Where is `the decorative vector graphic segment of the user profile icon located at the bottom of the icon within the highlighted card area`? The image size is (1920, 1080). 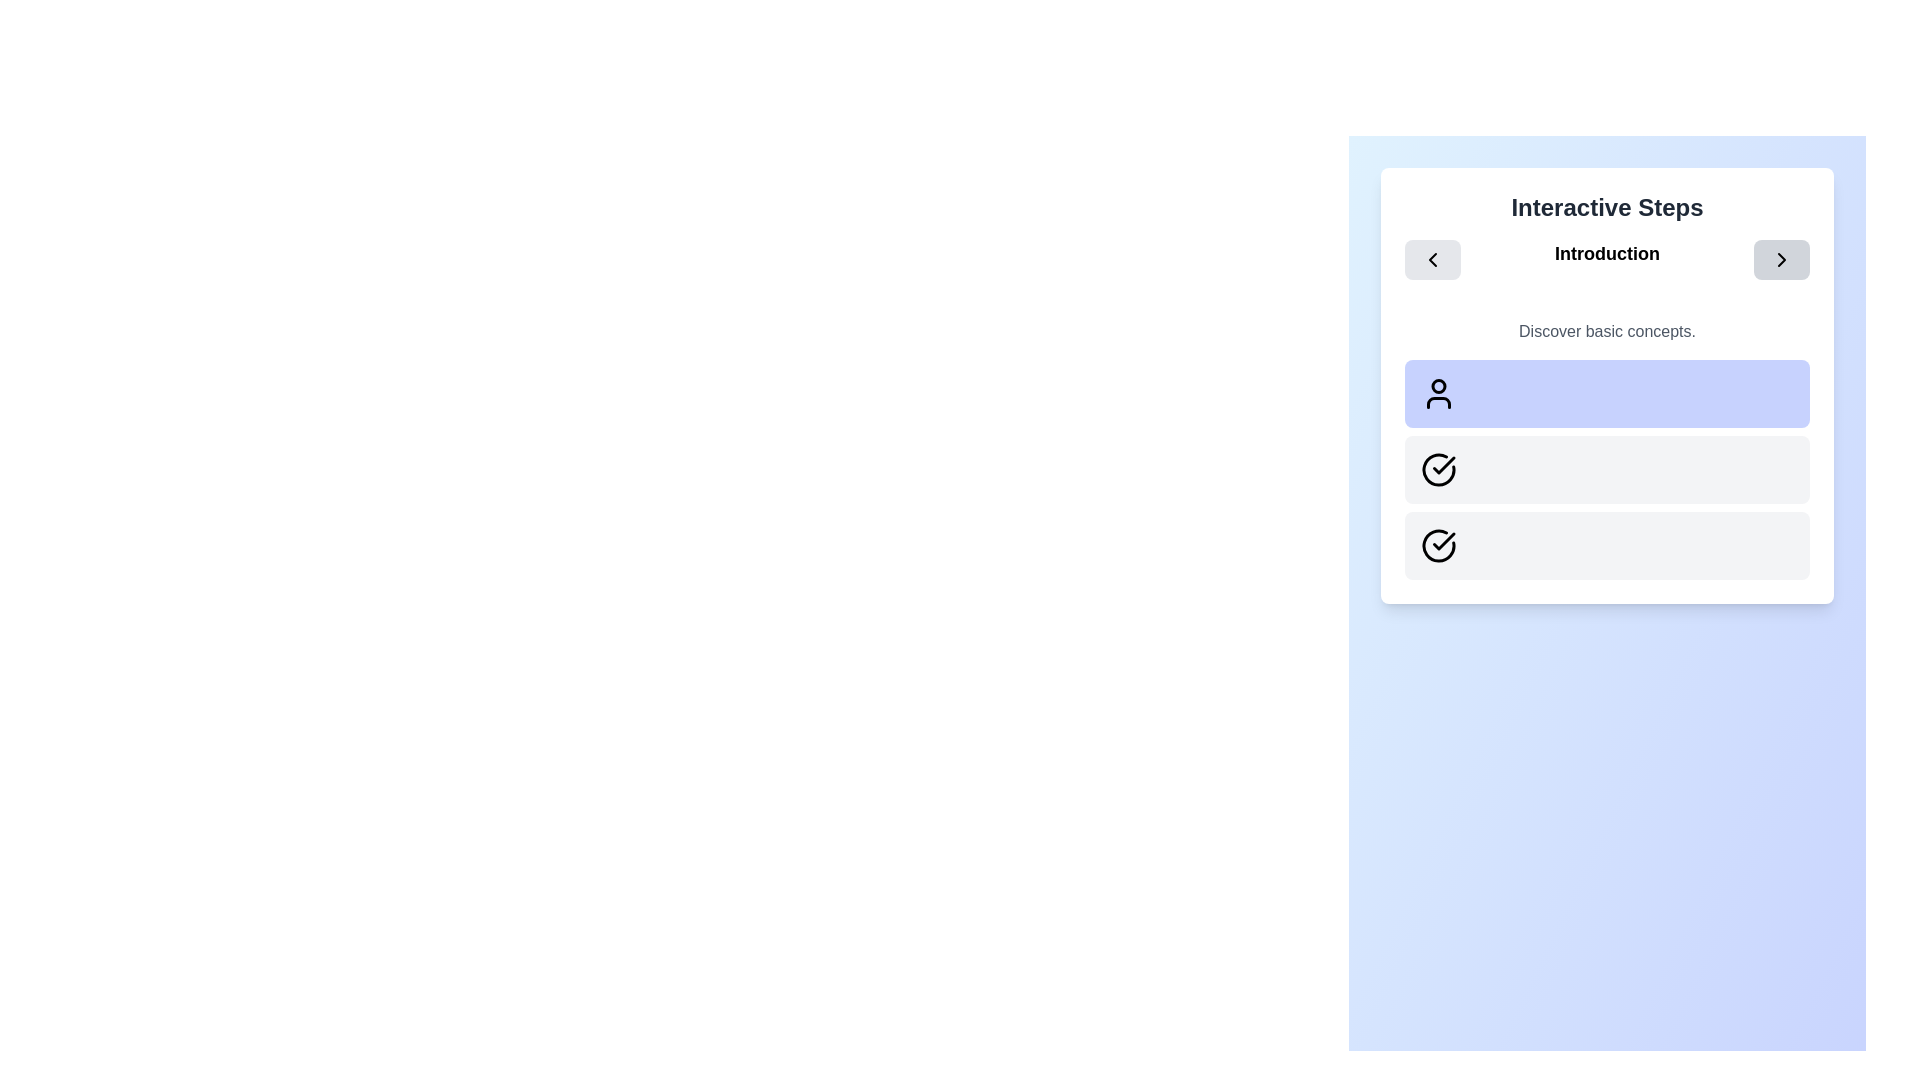 the decorative vector graphic segment of the user profile icon located at the bottom of the icon within the highlighted card area is located at coordinates (1438, 402).